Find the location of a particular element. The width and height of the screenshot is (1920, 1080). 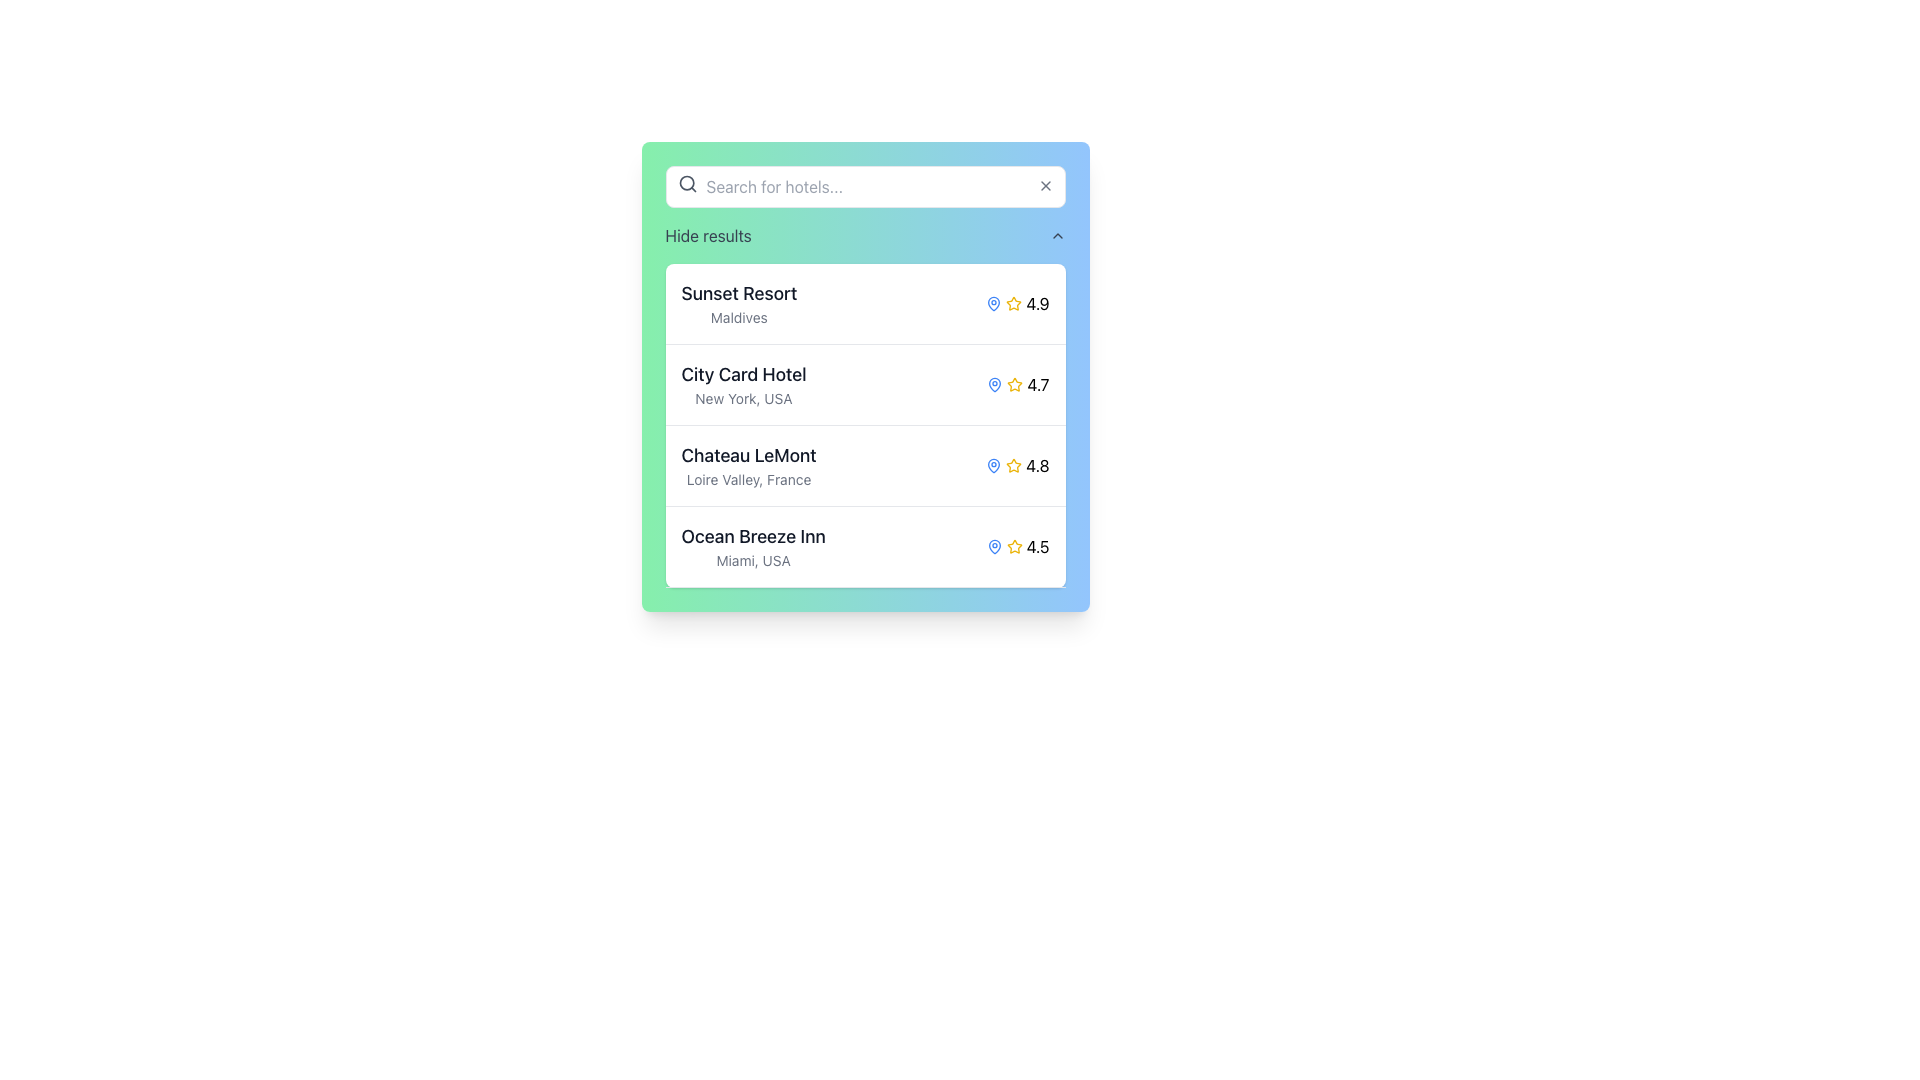

the static text label that indicates the geographical location associated with the 'City Card Hotel' entry, positioned directly below the 'City Card Hotel' text in the second row of hotel cards is located at coordinates (743, 398).